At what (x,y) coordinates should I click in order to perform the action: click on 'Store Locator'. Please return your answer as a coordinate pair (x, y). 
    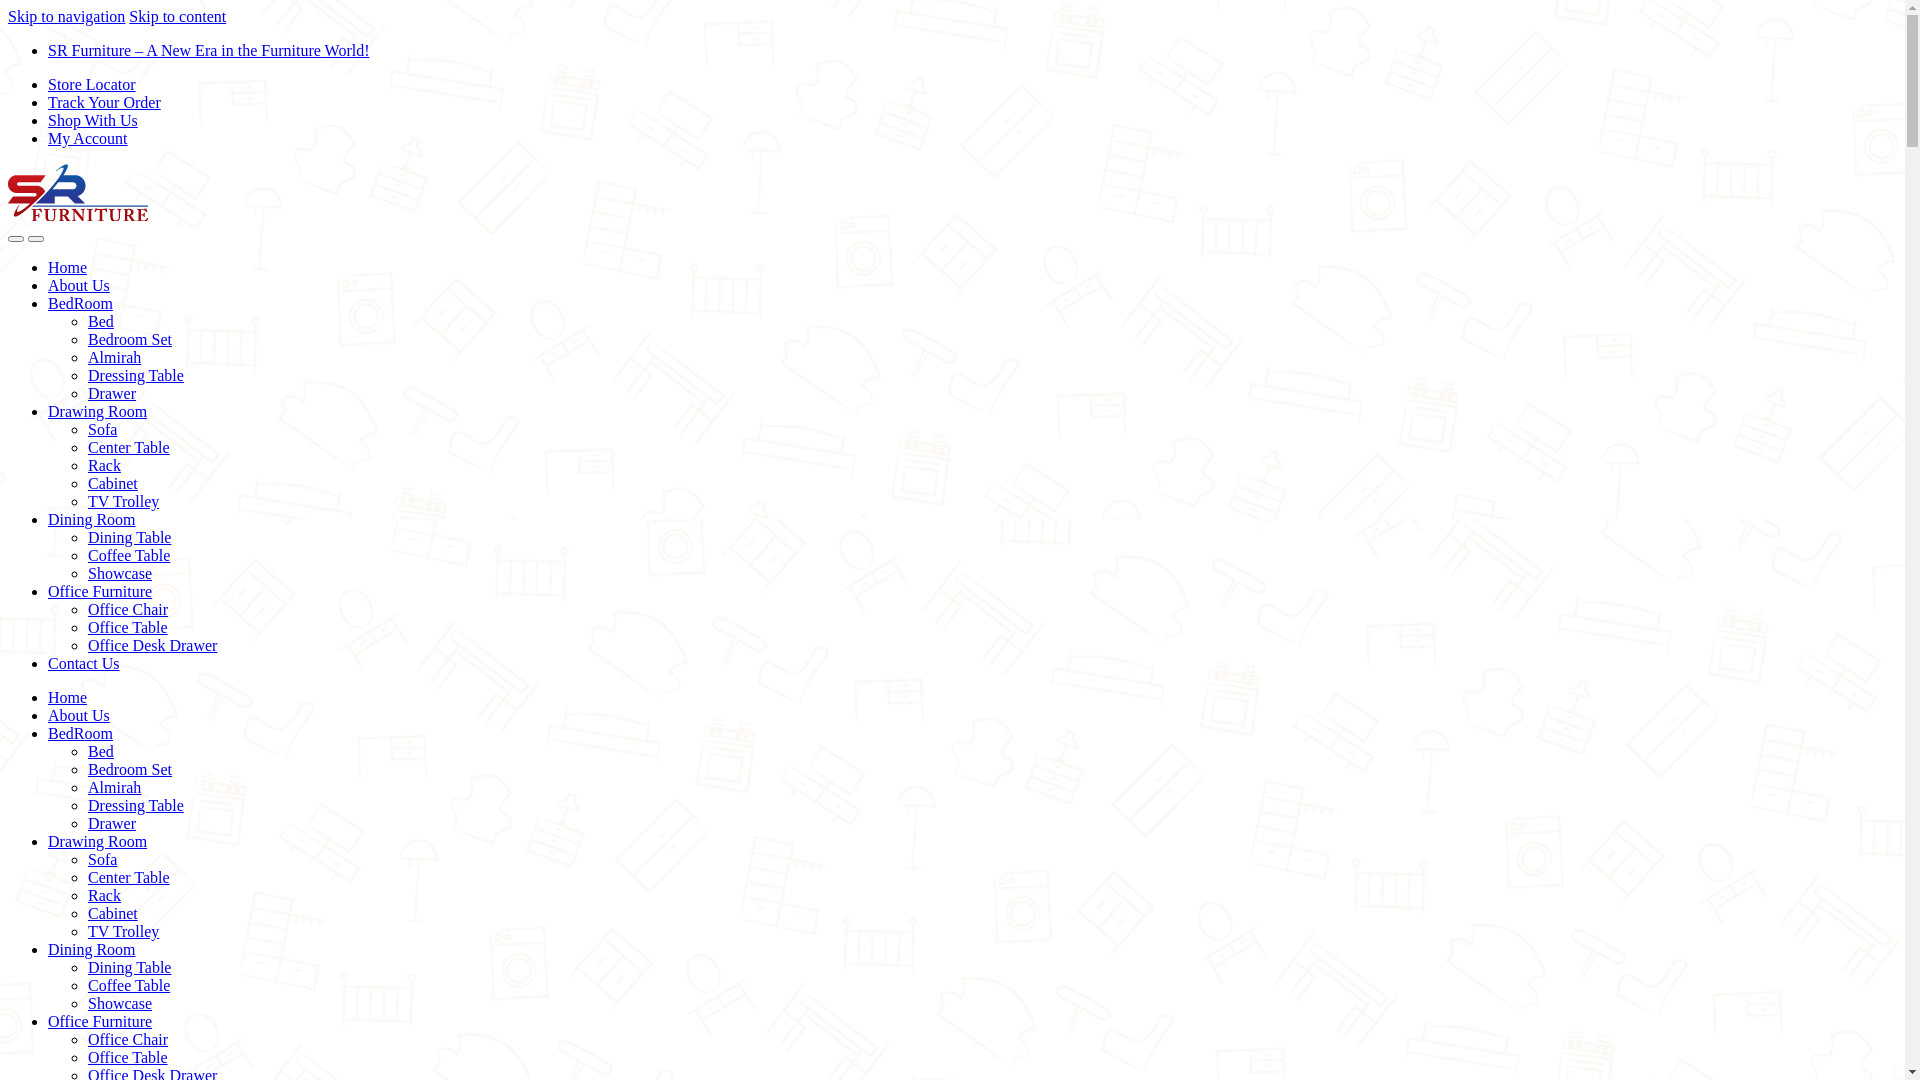
    Looking at the image, I should click on (90, 83).